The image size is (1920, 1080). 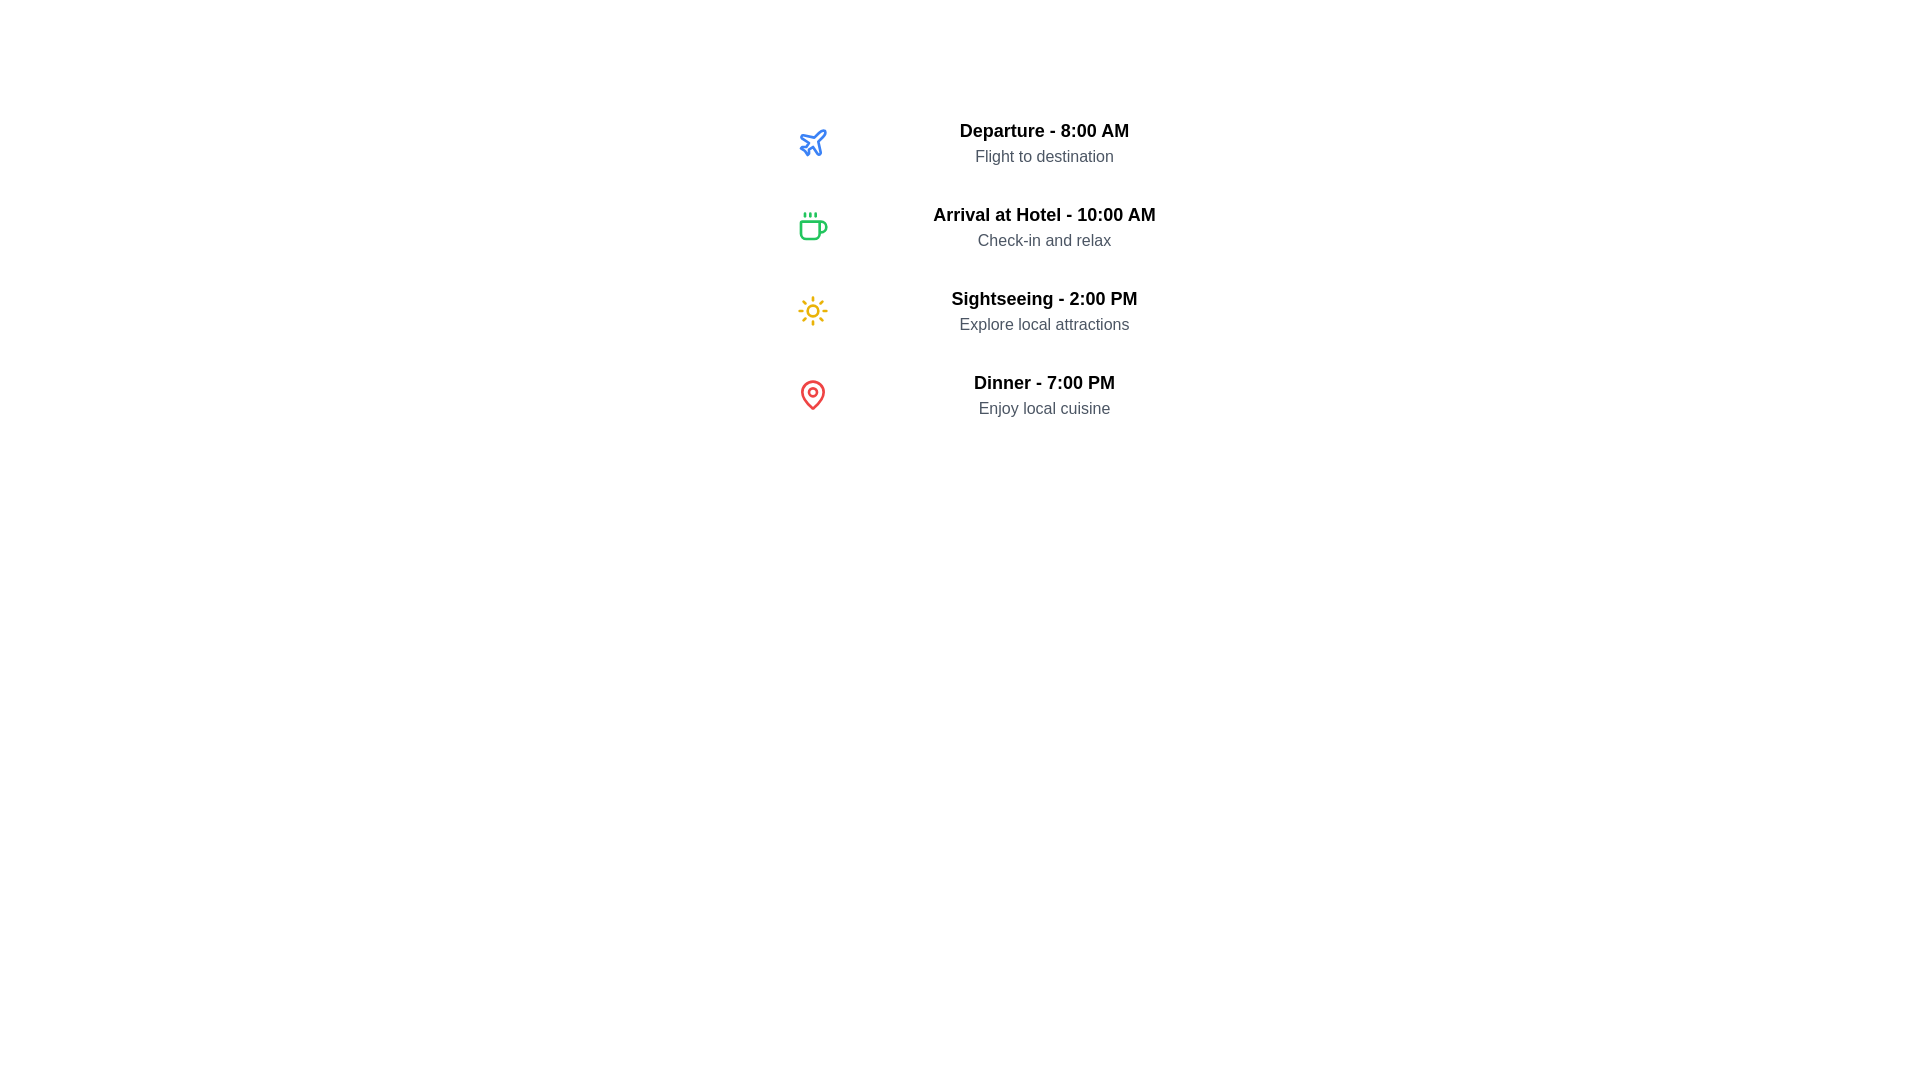 I want to click on information from the main heading Text Label located at the top of the vertical list, which provides the time and brief description of an activity, so click(x=1043, y=131).